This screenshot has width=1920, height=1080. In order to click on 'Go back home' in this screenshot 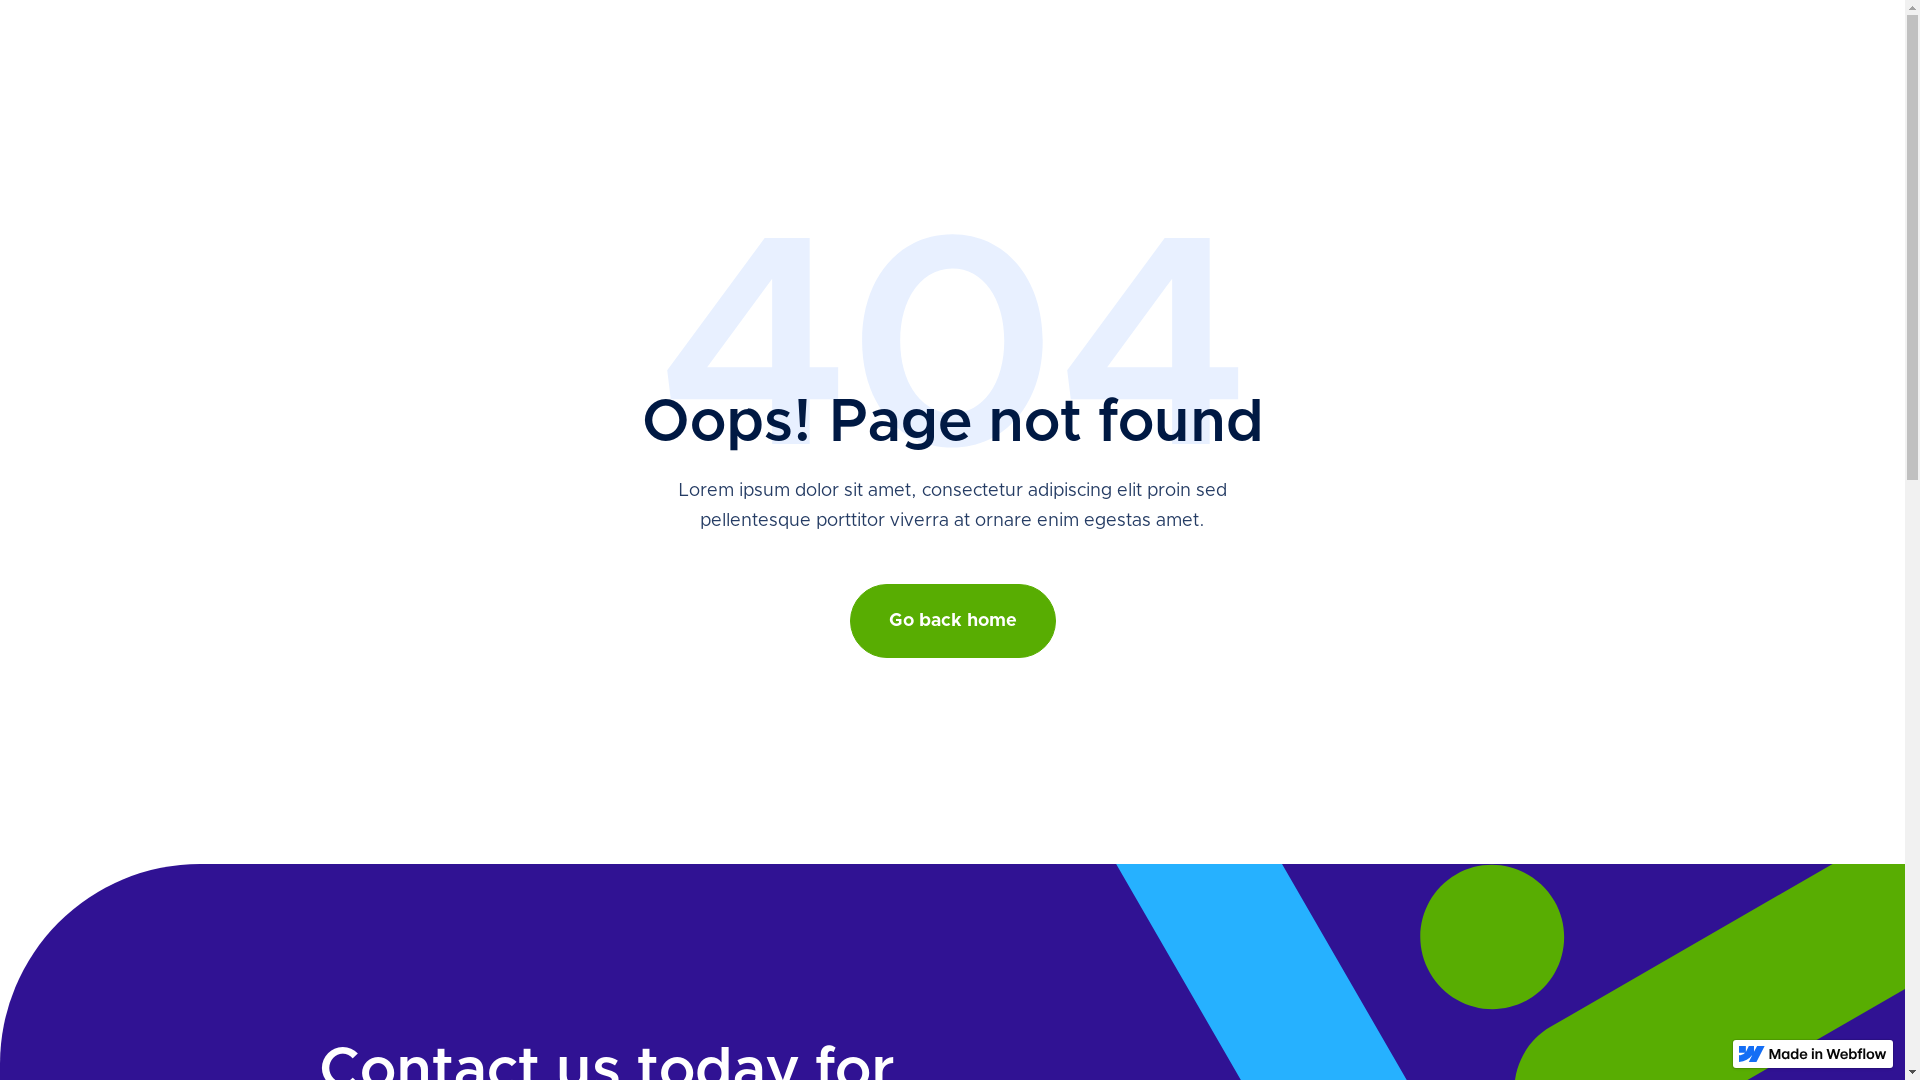, I will do `click(952, 620)`.